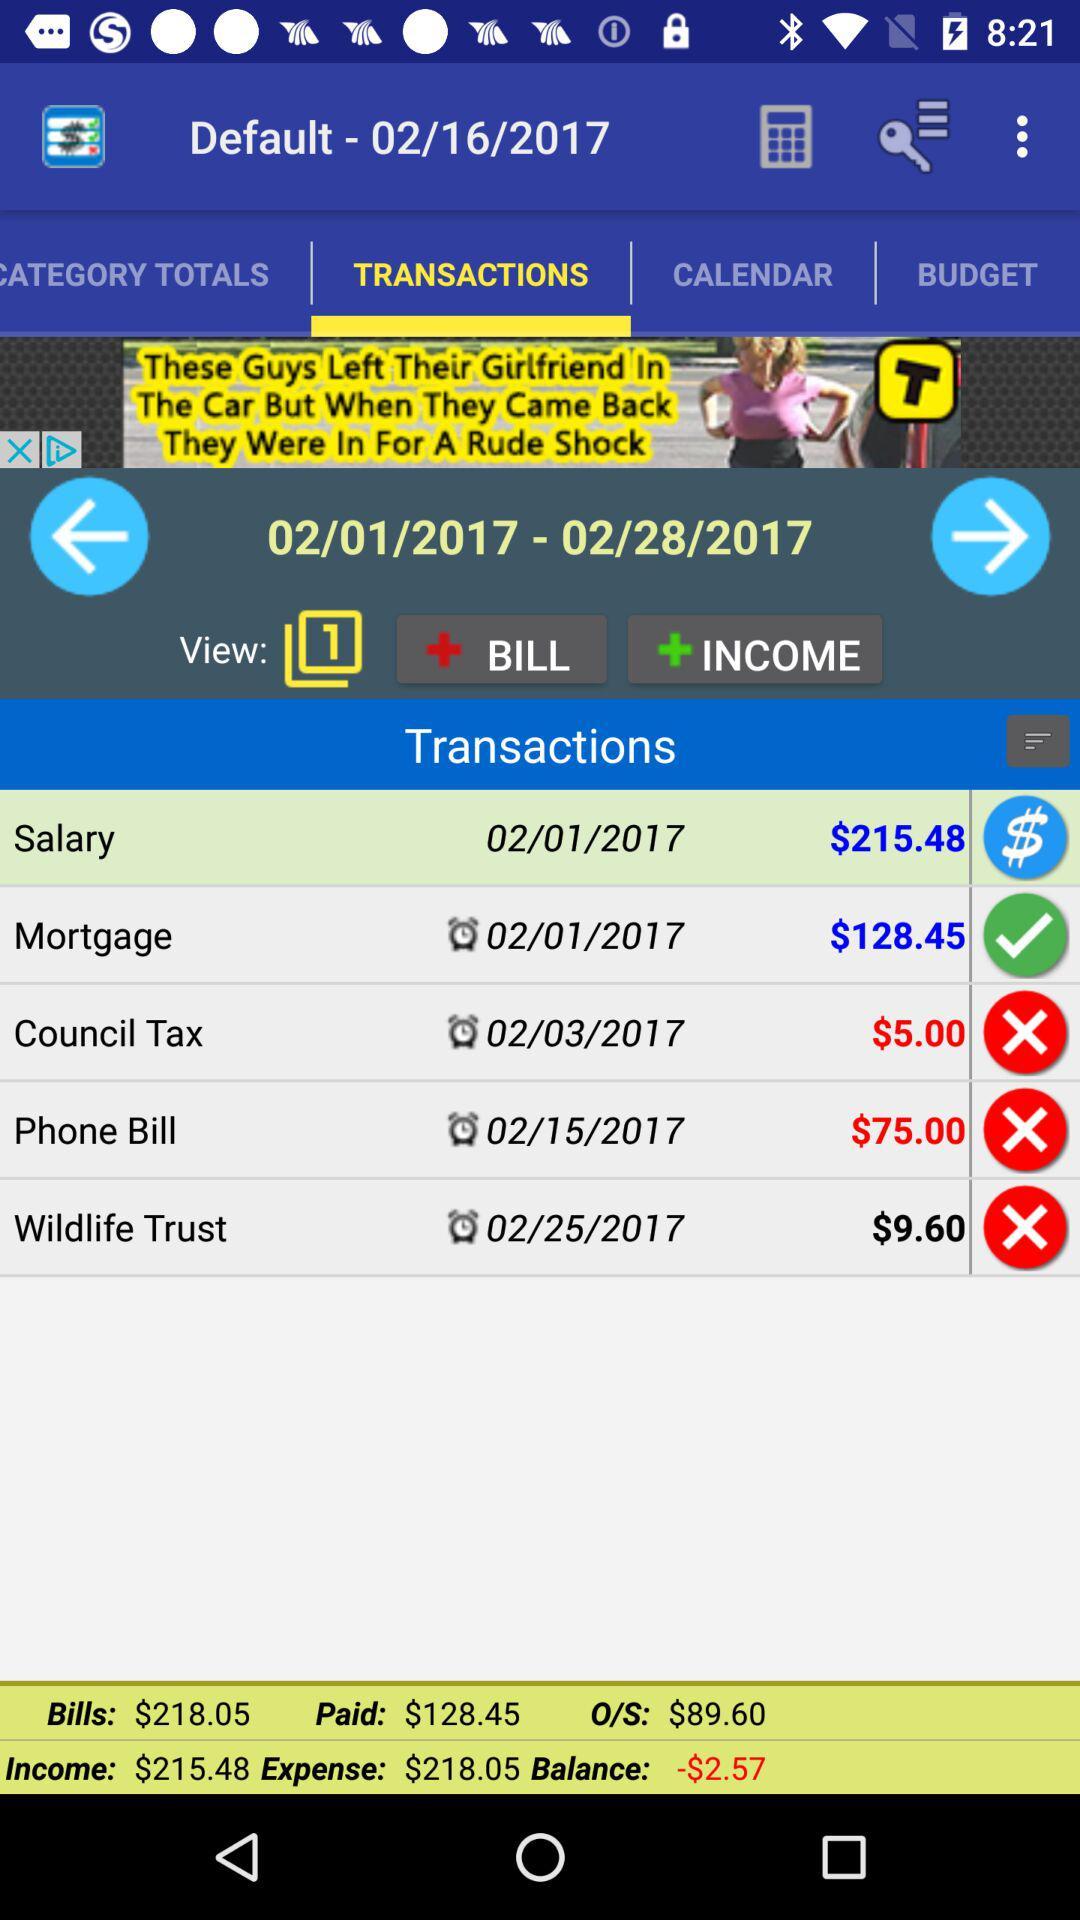 This screenshot has width=1080, height=1920. I want to click on council tax transaction, so click(1022, 1032).